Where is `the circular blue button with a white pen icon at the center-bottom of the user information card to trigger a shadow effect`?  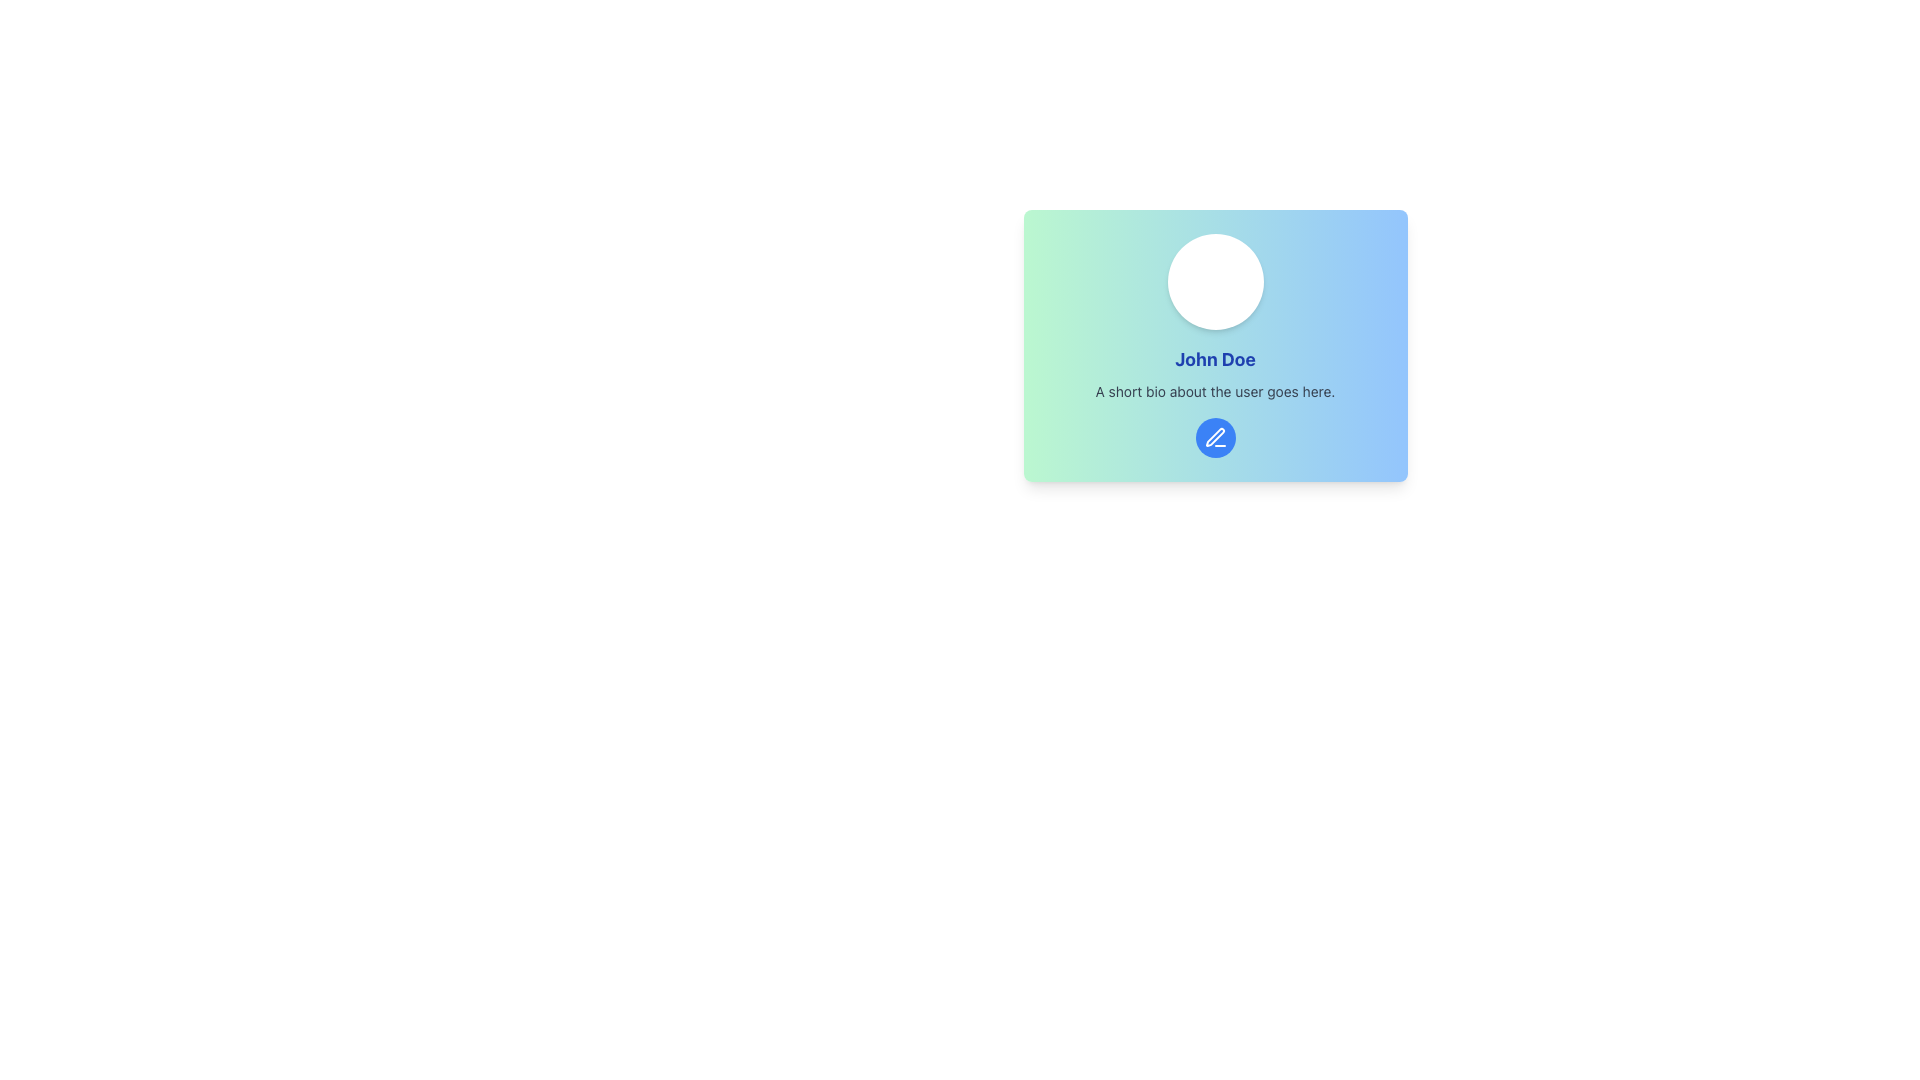 the circular blue button with a white pen icon at the center-bottom of the user information card to trigger a shadow effect is located at coordinates (1214, 437).